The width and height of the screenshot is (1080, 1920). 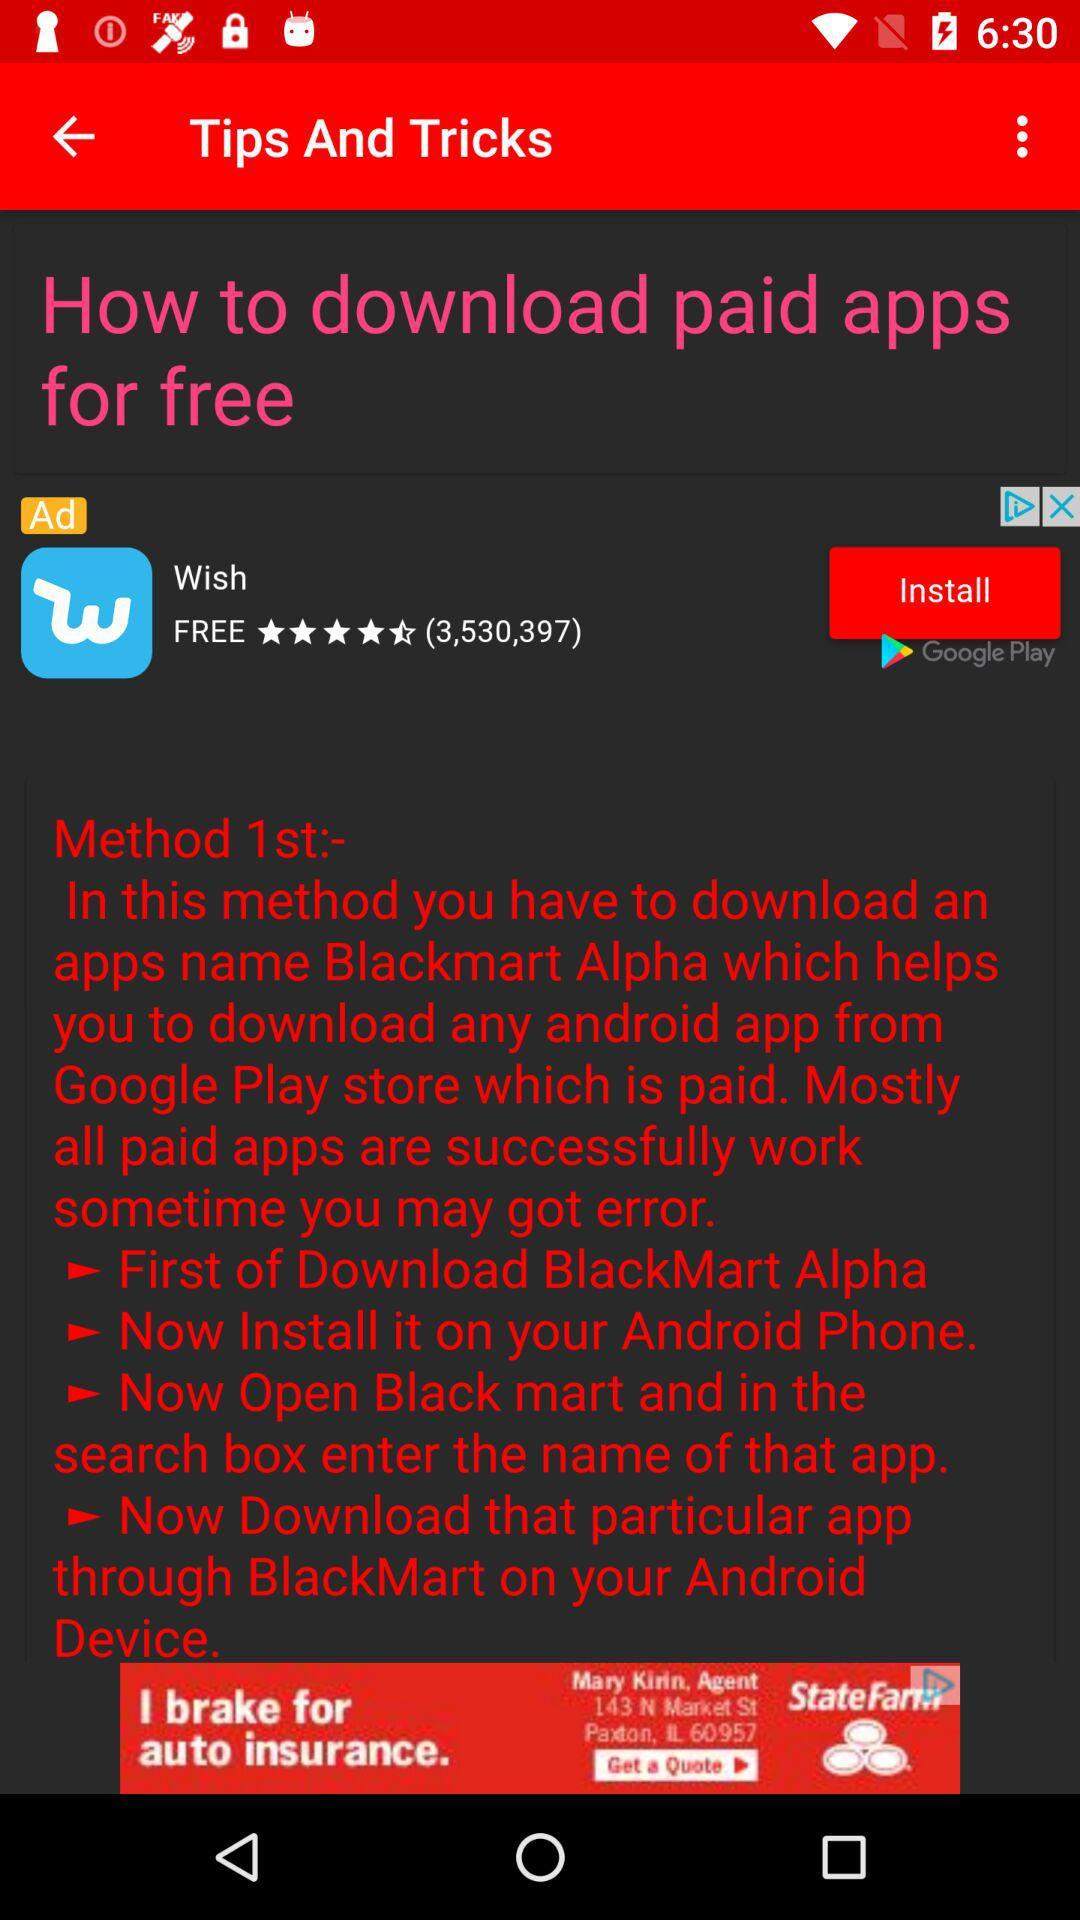 I want to click on an advertisement, so click(x=540, y=1727).